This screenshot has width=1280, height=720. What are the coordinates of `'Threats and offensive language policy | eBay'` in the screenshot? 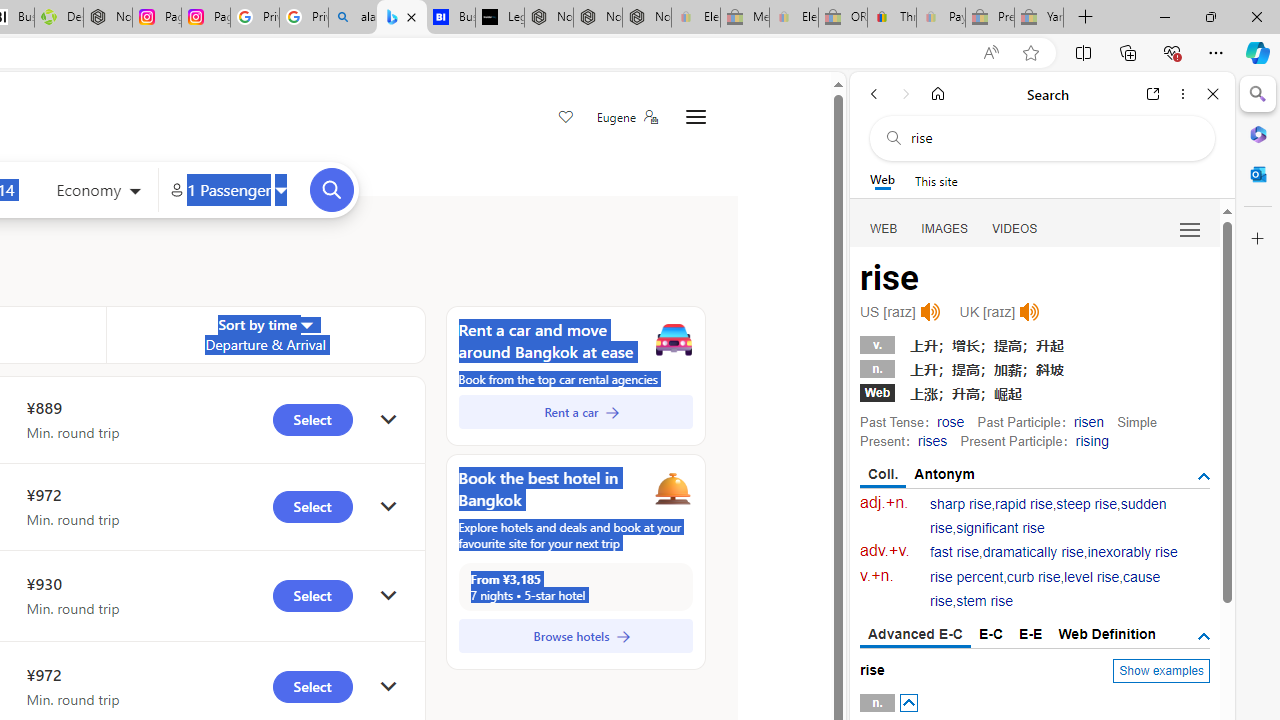 It's located at (891, 17).